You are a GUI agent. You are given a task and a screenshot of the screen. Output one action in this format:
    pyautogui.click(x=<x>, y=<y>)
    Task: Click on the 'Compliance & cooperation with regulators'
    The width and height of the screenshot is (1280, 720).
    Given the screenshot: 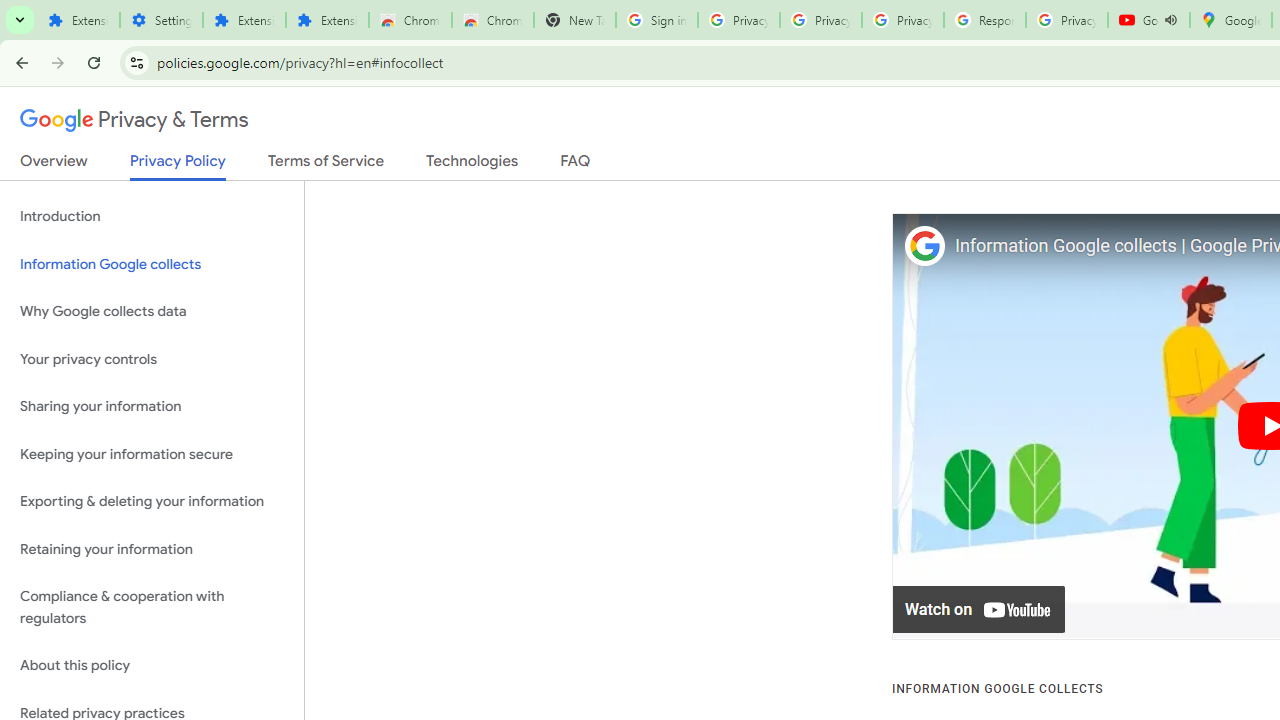 What is the action you would take?
    pyautogui.click(x=151, y=607)
    